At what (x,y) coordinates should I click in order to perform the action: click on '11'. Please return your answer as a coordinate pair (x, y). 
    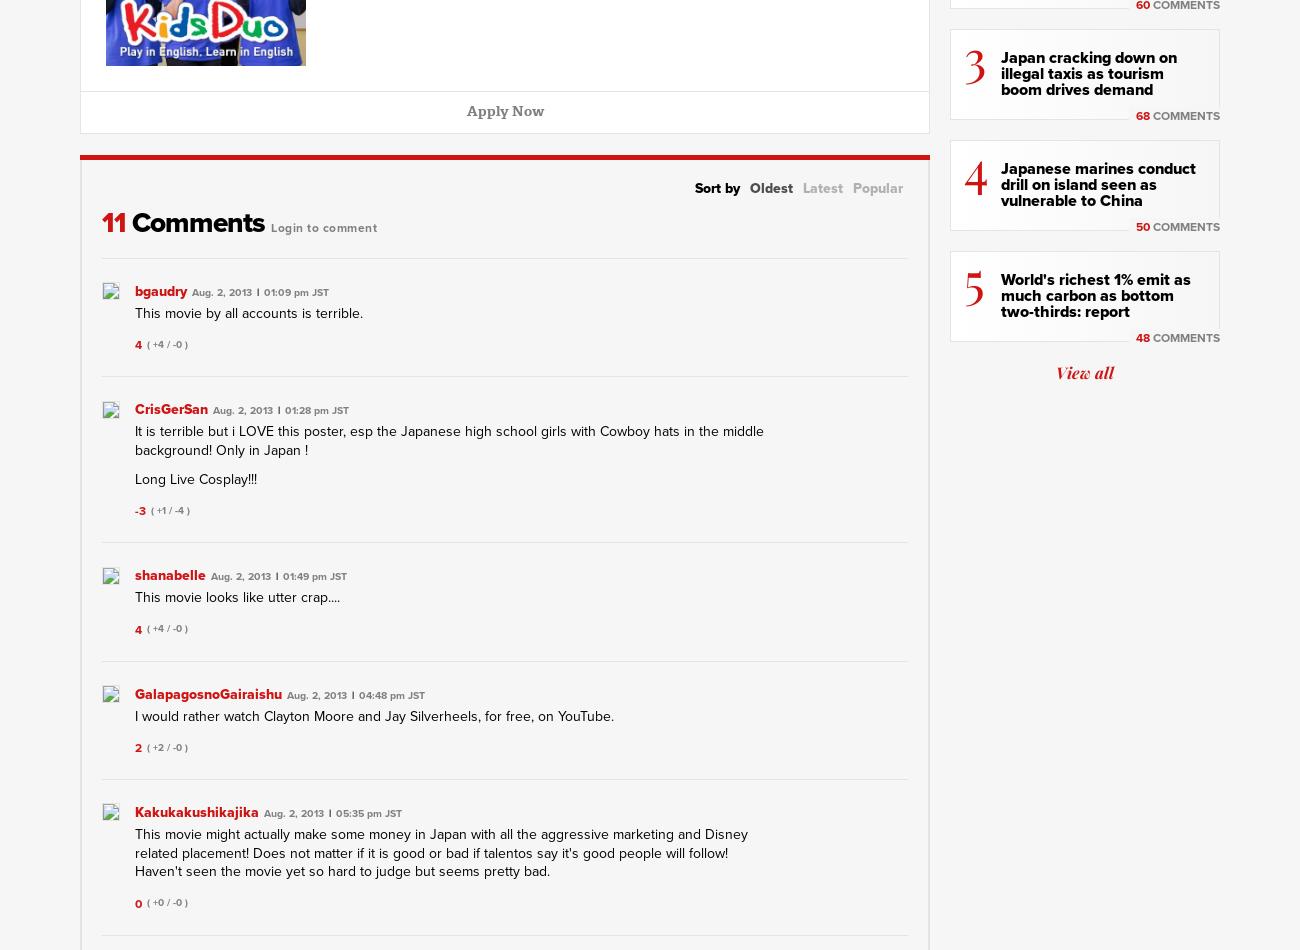
    Looking at the image, I should click on (116, 222).